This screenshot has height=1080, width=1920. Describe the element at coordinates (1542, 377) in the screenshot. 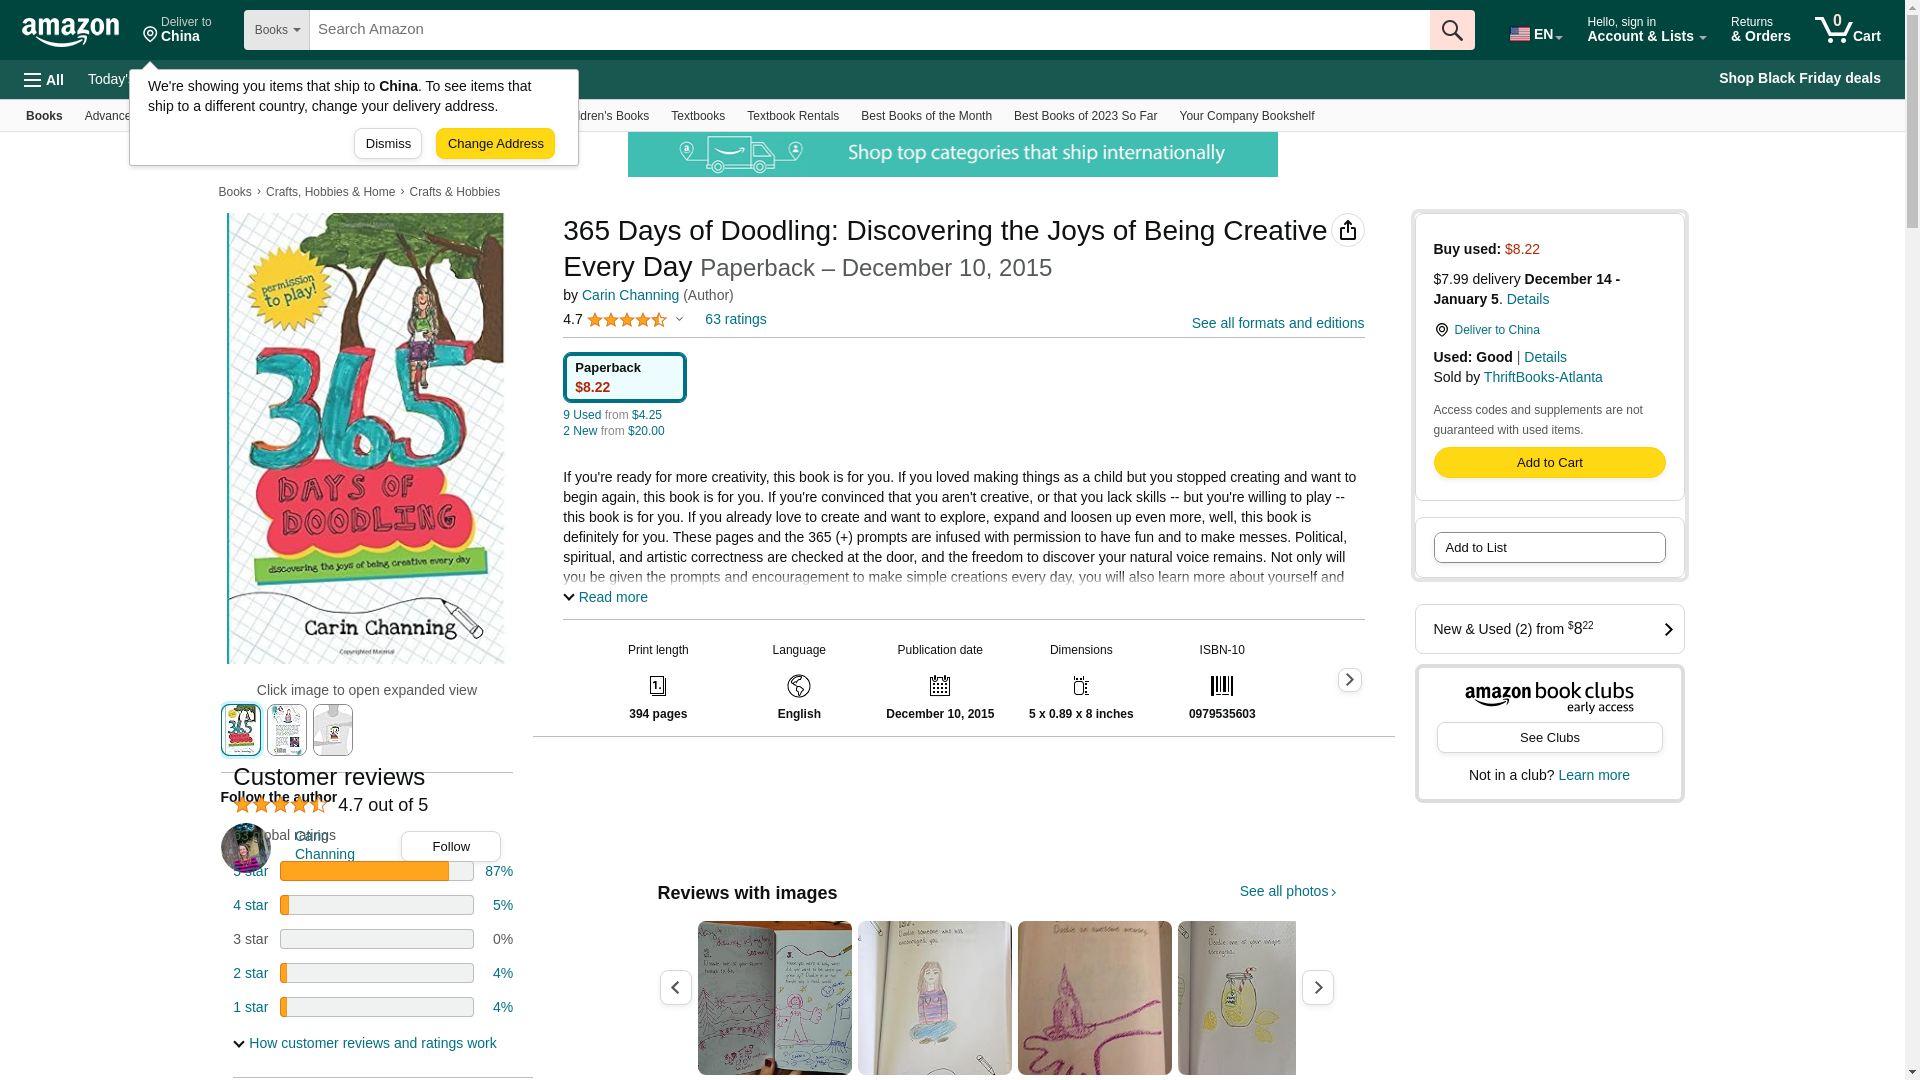

I see `'ThriftBooks-Atlanta'` at that location.